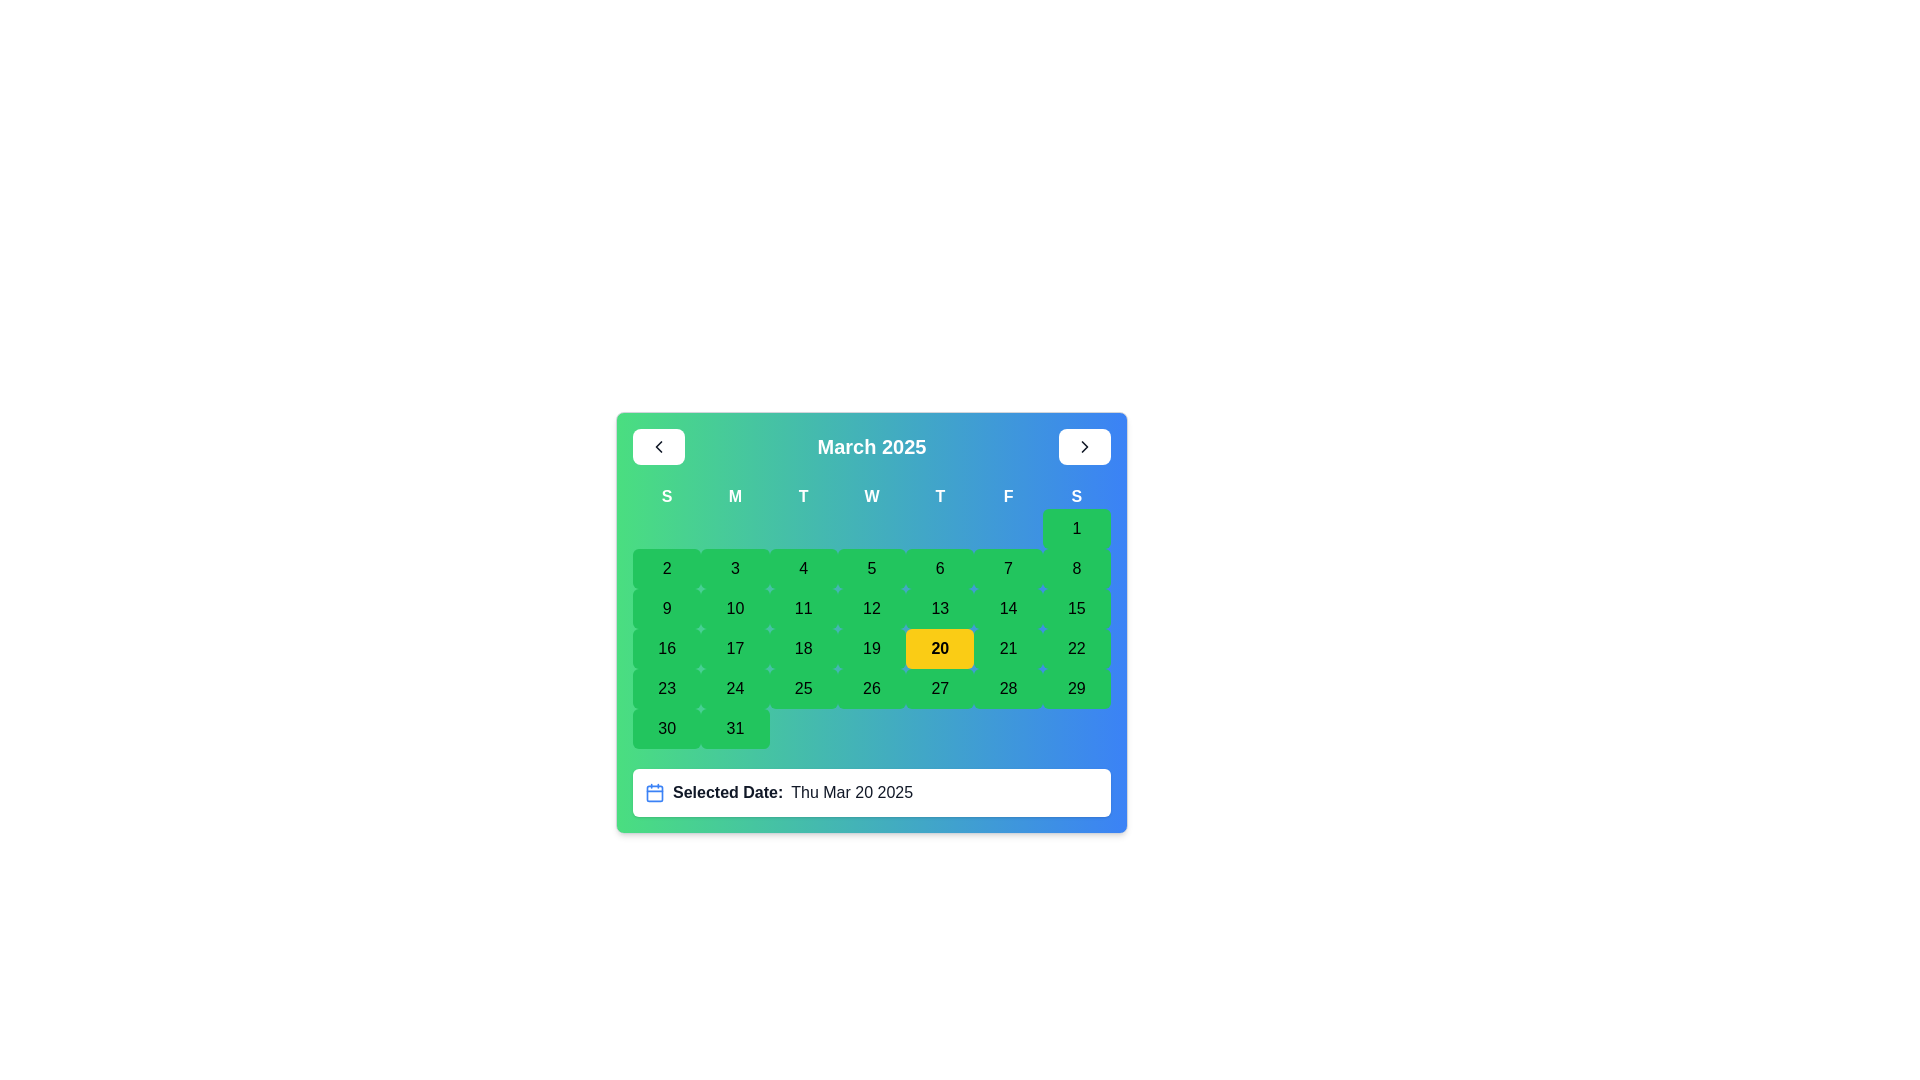 The width and height of the screenshot is (1920, 1080). What do you see at coordinates (667, 608) in the screenshot?
I see `the small green button with a bold numeral '9'` at bounding box center [667, 608].